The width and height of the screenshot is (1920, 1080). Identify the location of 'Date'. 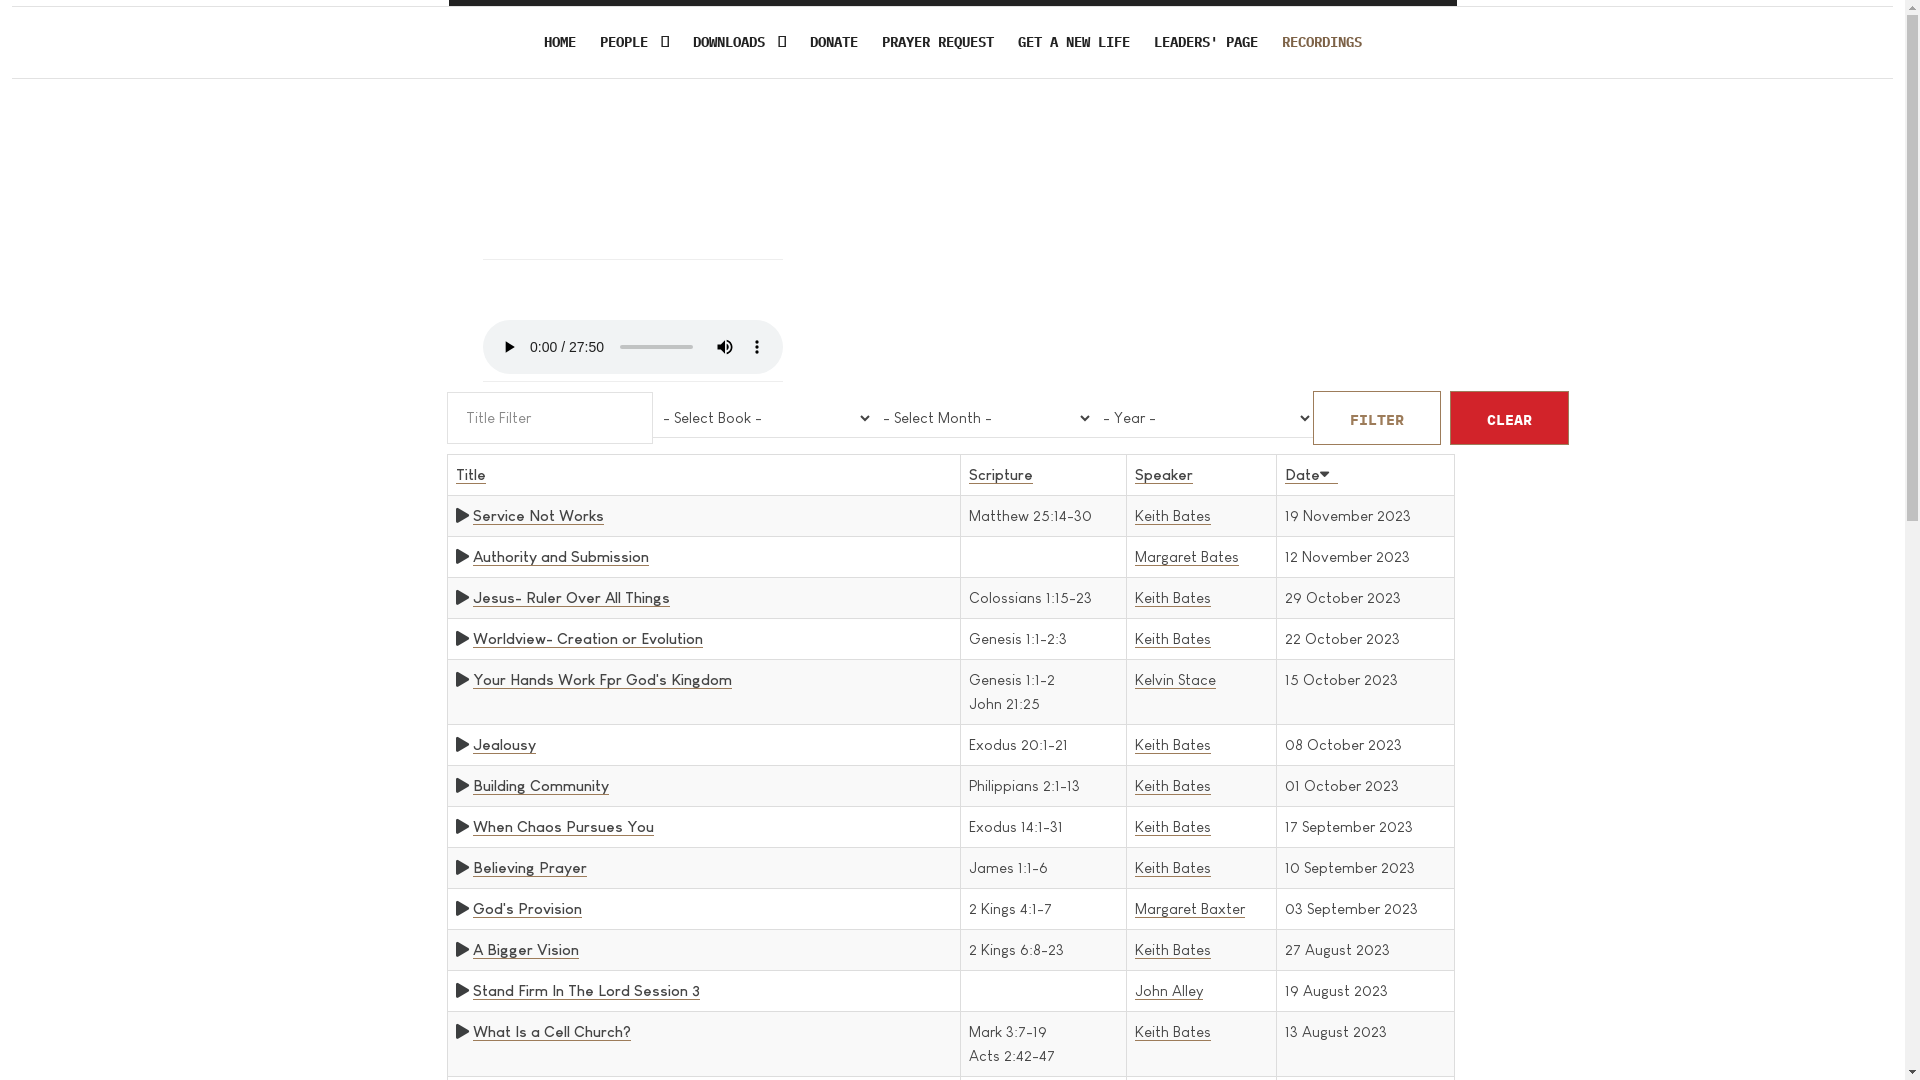
(1285, 474).